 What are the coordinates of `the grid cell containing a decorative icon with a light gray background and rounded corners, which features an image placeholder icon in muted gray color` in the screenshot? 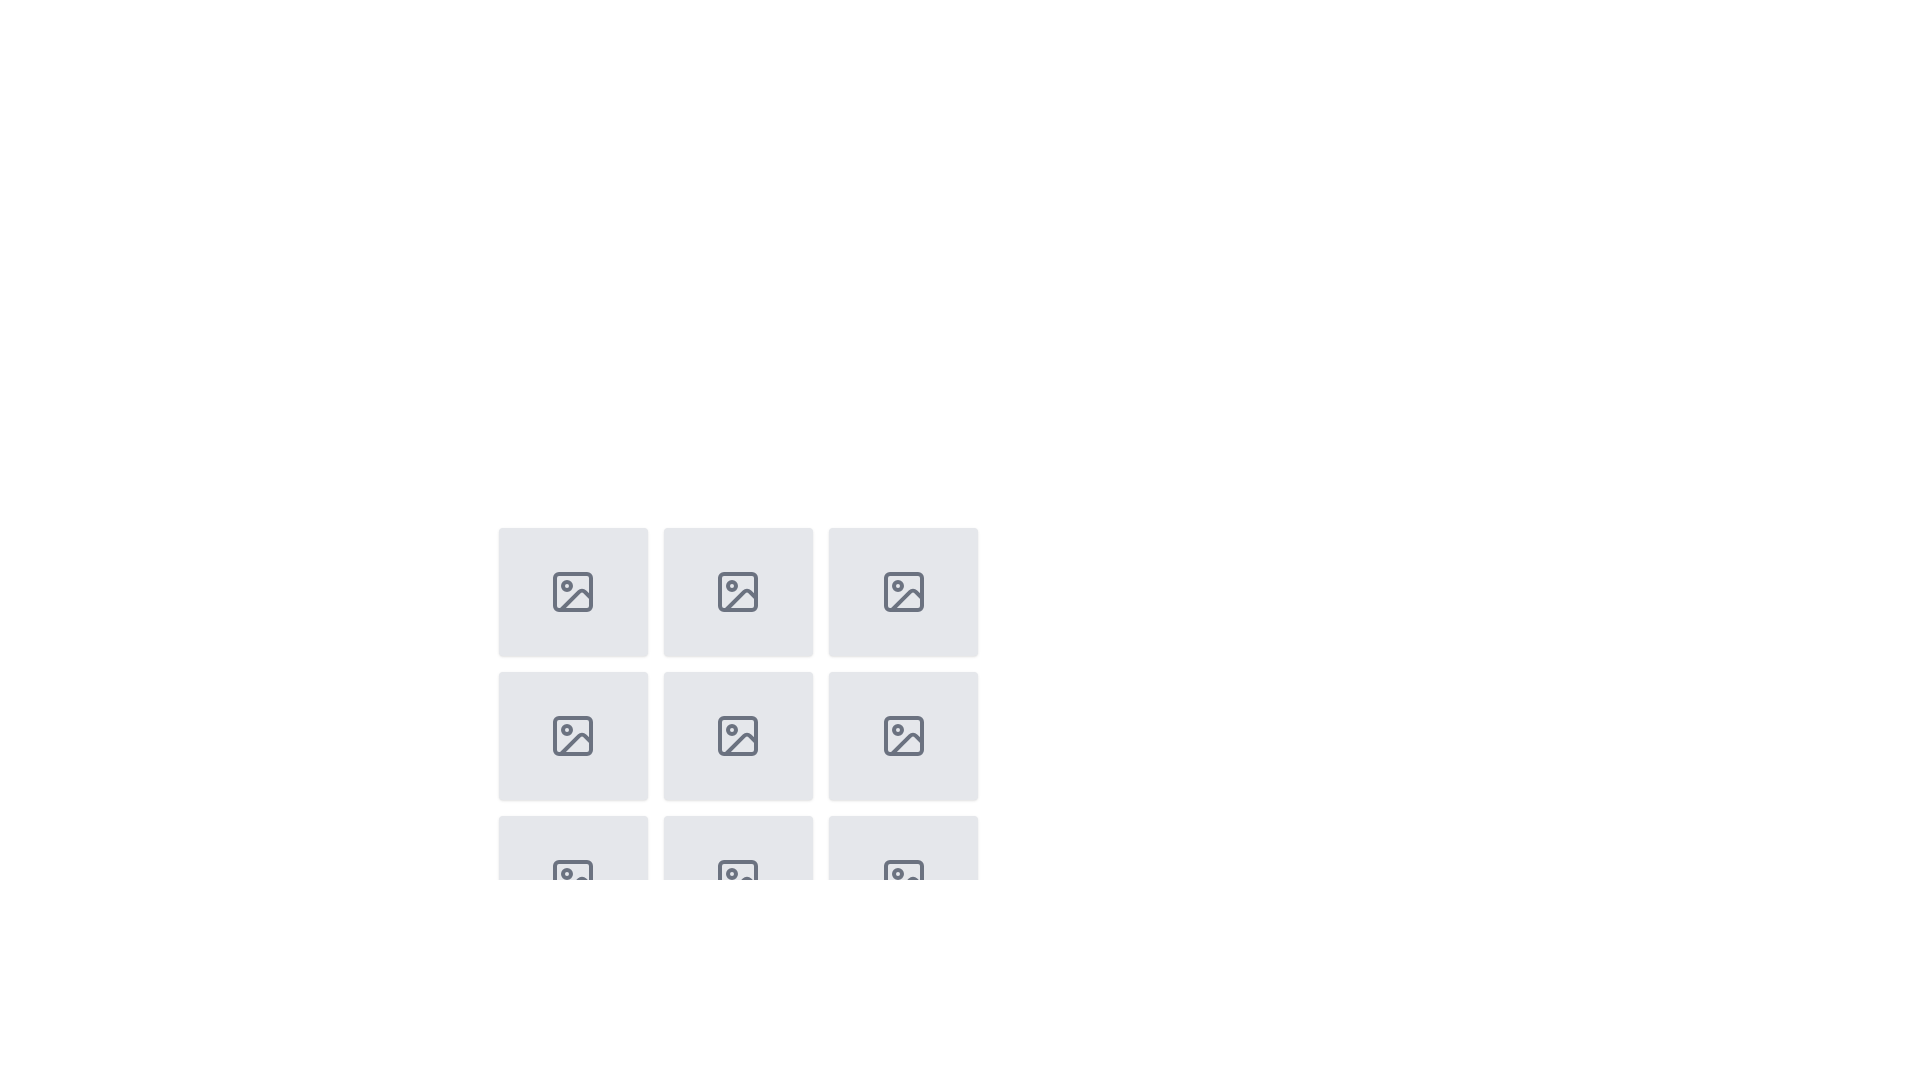 It's located at (902, 736).